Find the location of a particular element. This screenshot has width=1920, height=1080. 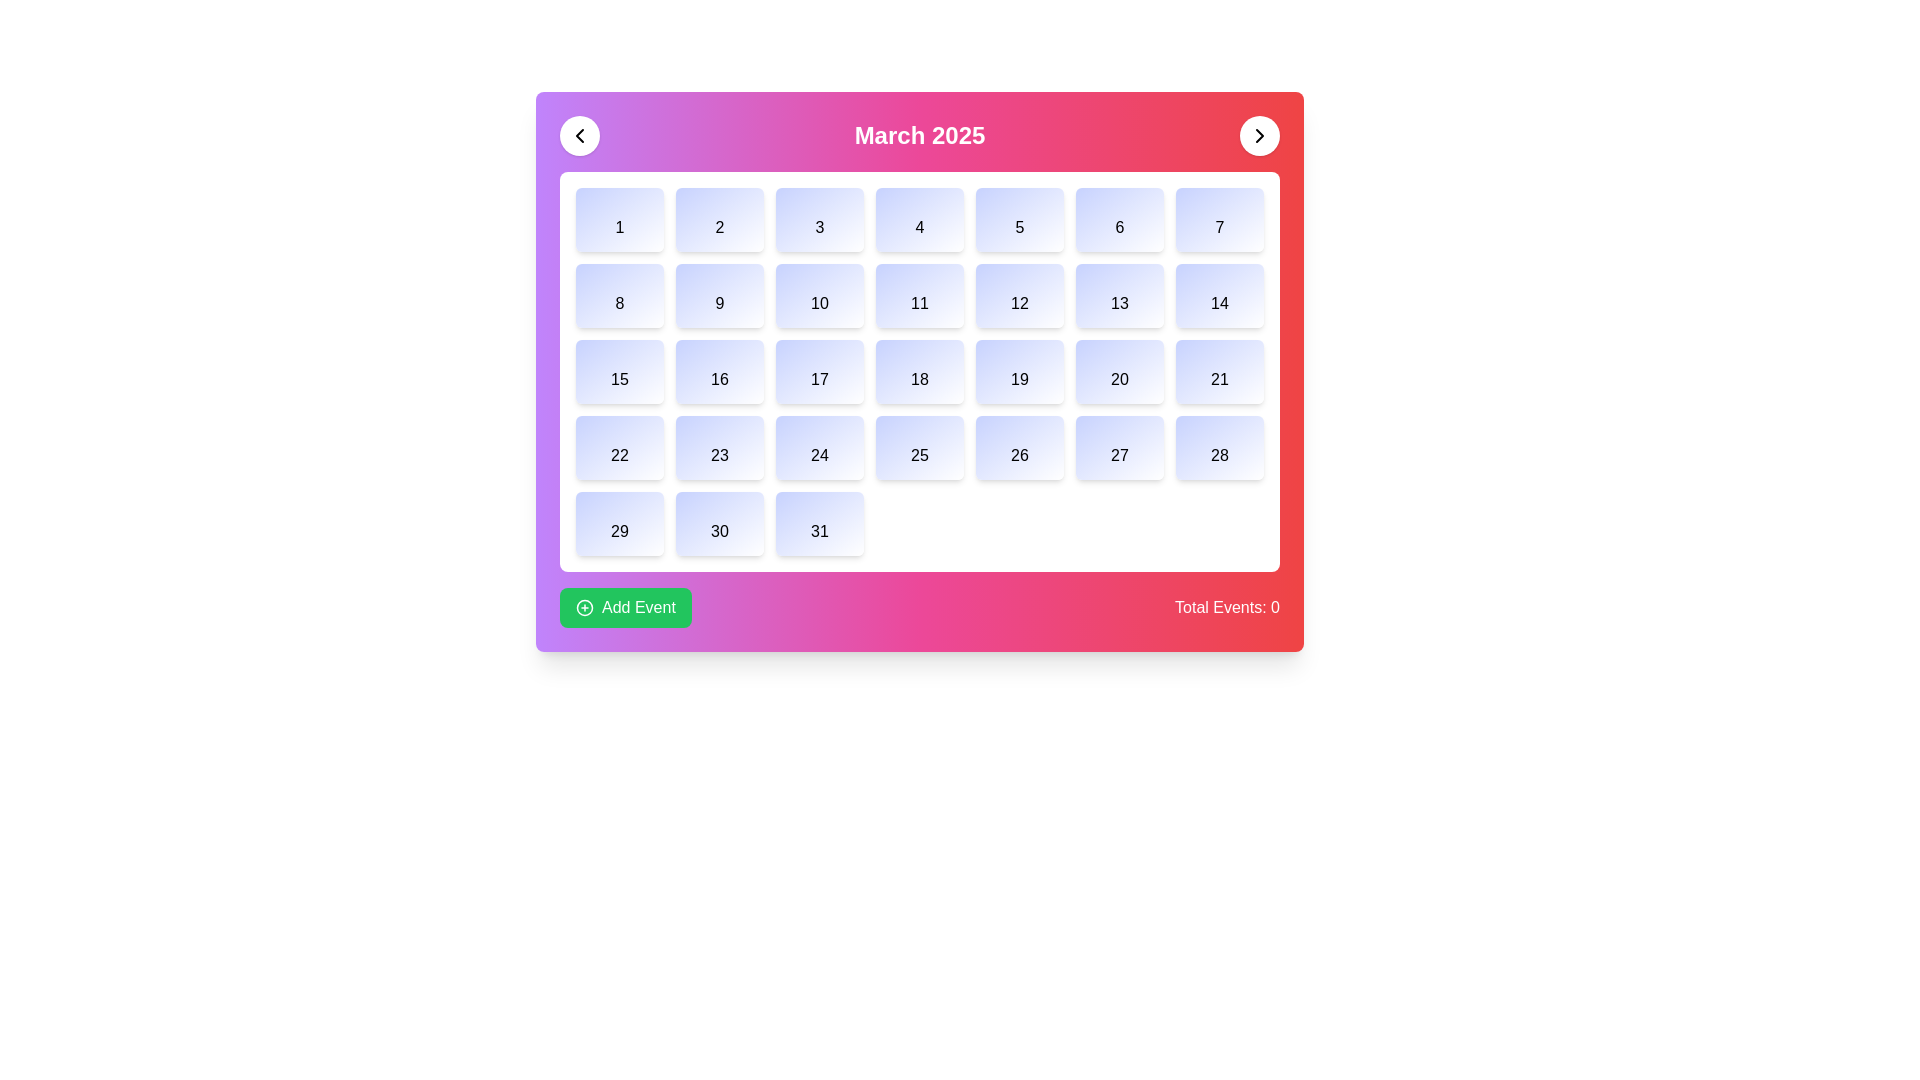

the calendar day box displaying the number '4' is located at coordinates (919, 219).